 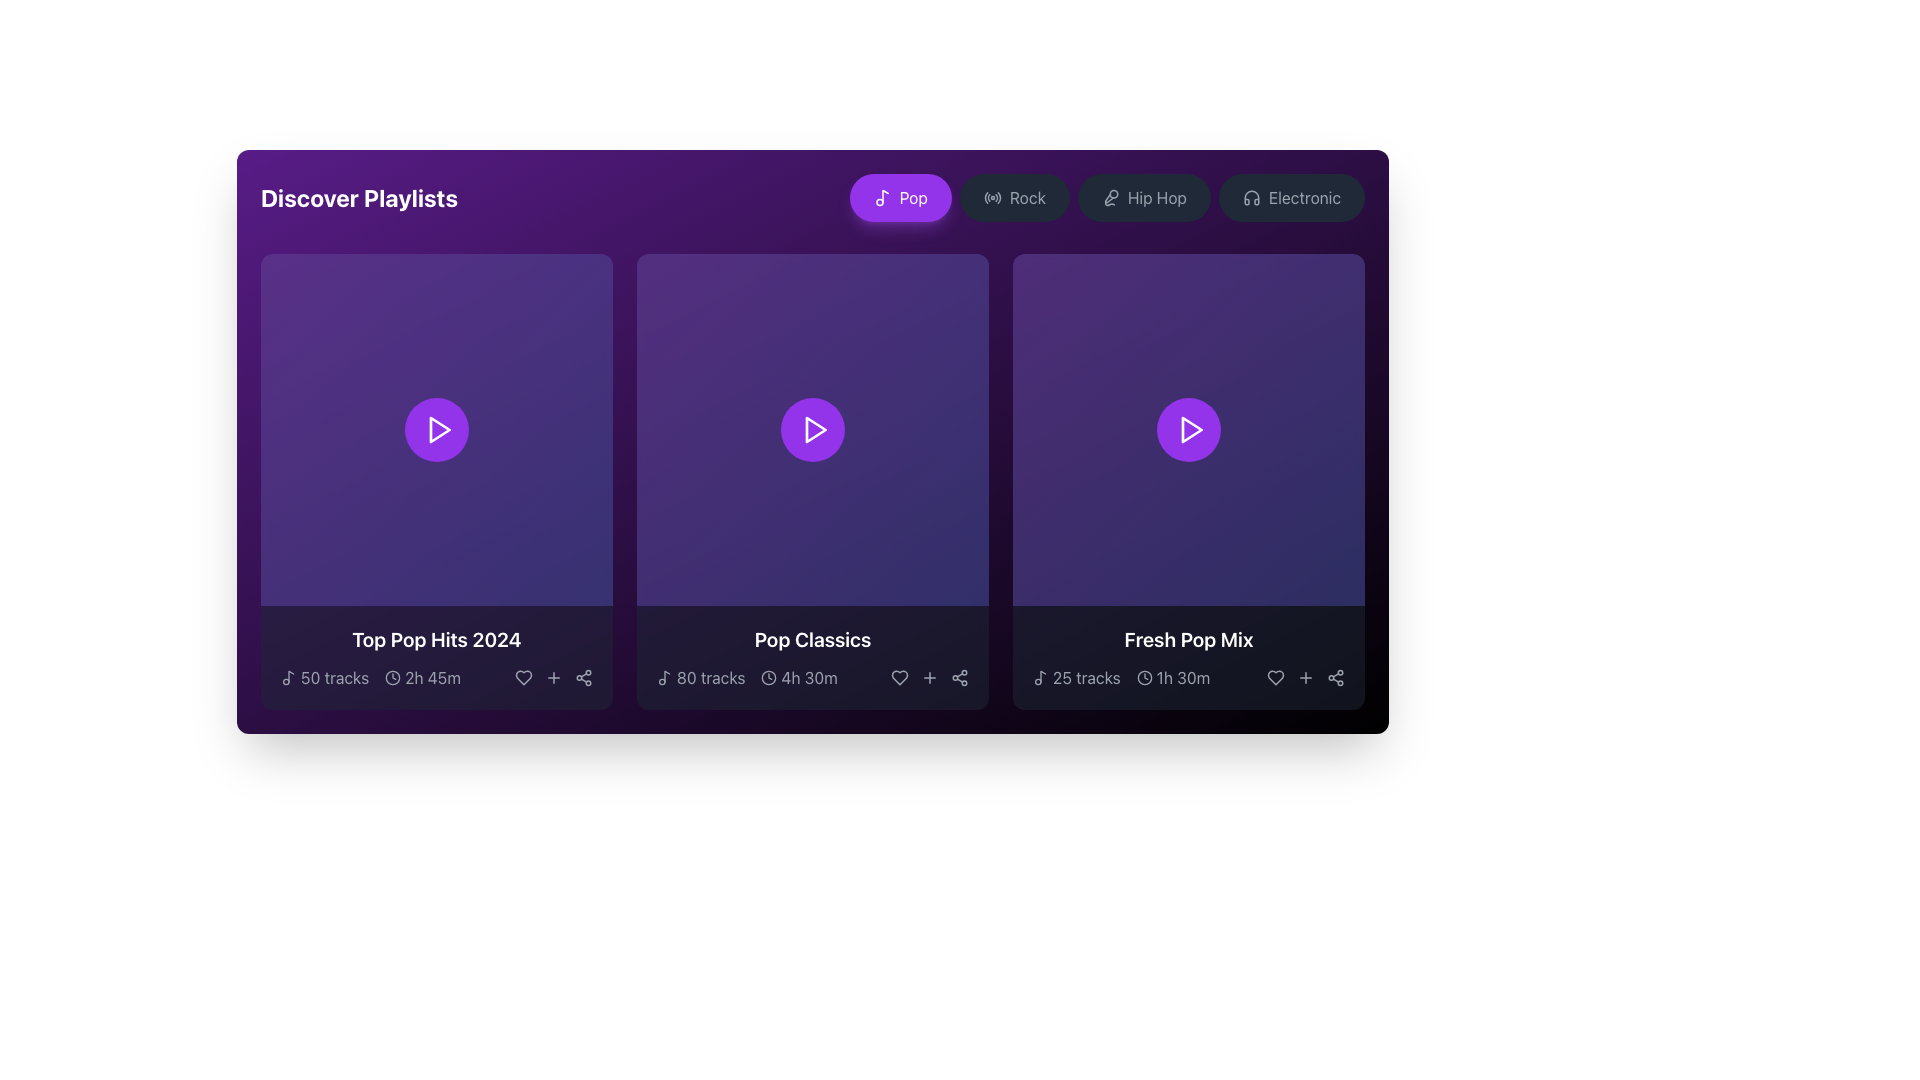 I want to click on the minimalist music visual icon, which is a vertical line ending in a right-leaning diagonal line, located in the bottom-left corner of the first card in a row of playlist cards, so click(x=290, y=675).